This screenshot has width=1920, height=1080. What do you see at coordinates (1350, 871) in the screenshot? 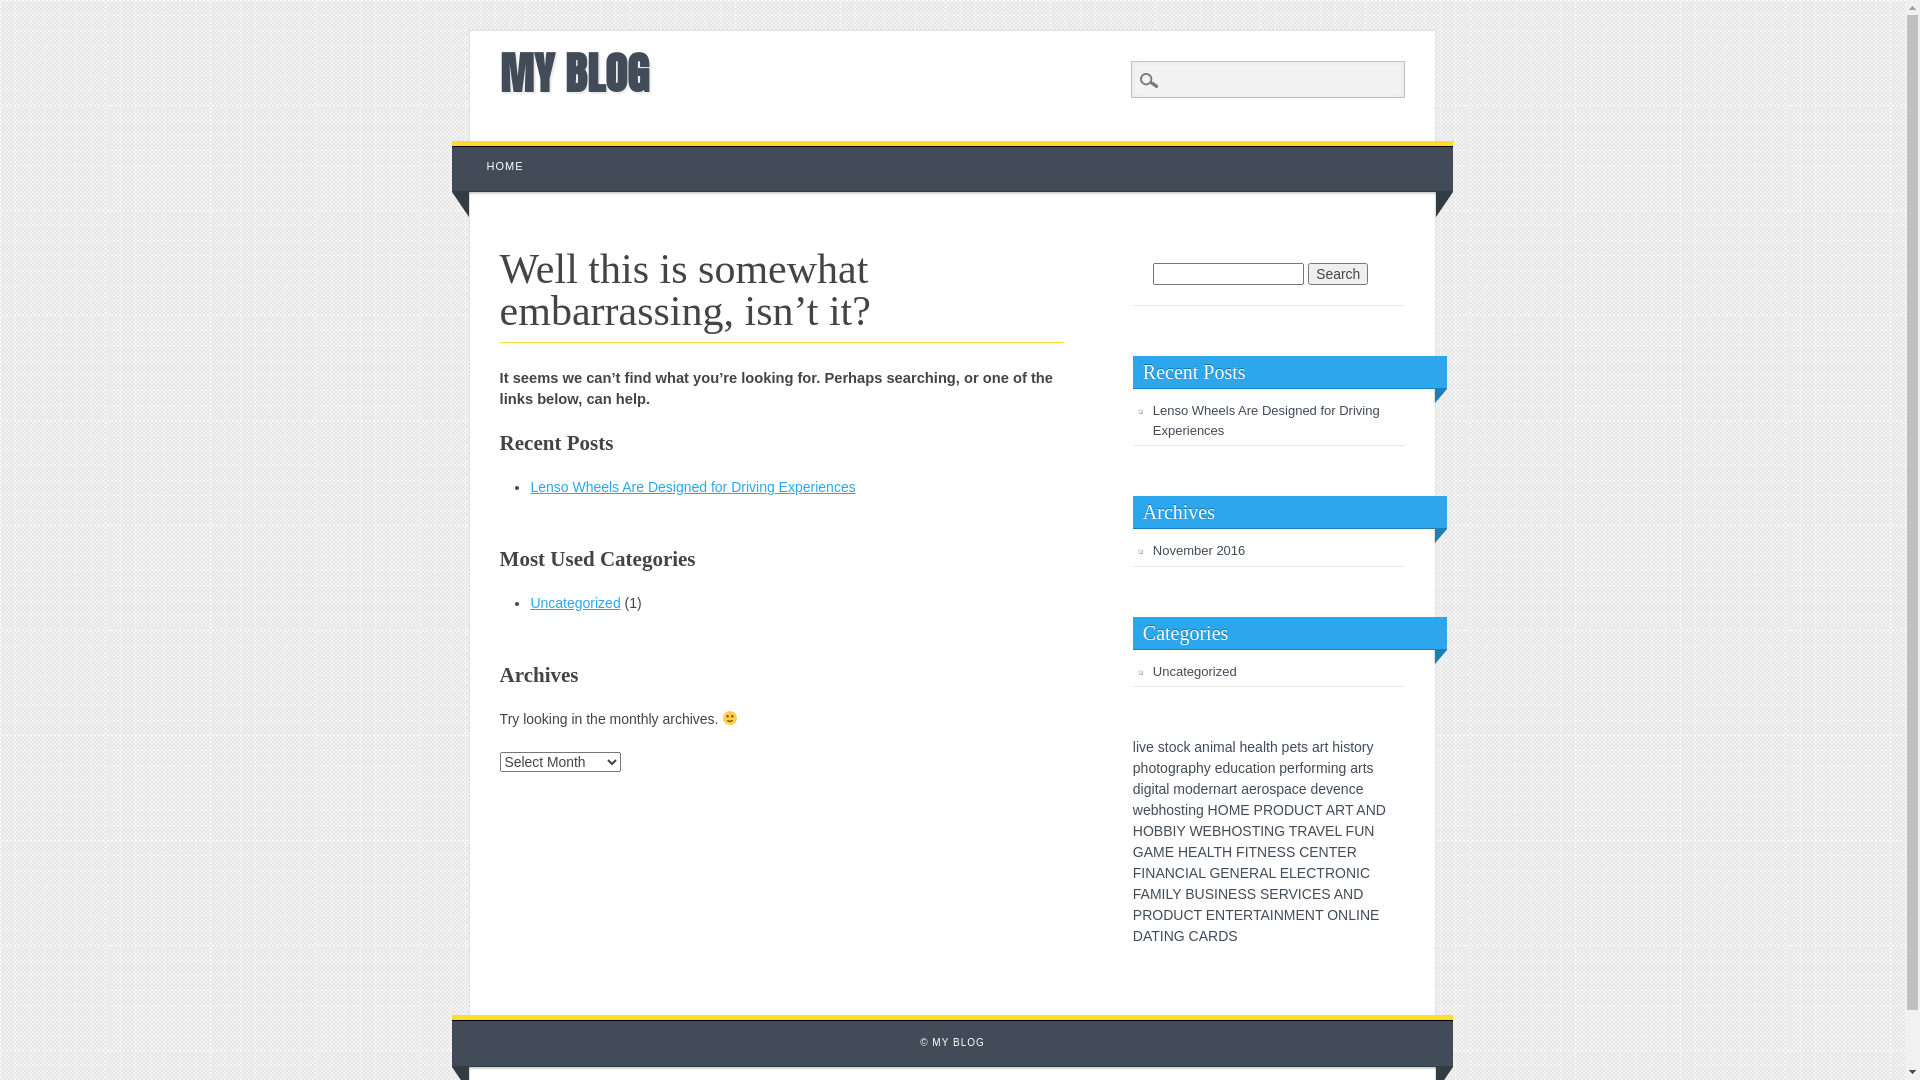
I see `'N'` at bounding box center [1350, 871].